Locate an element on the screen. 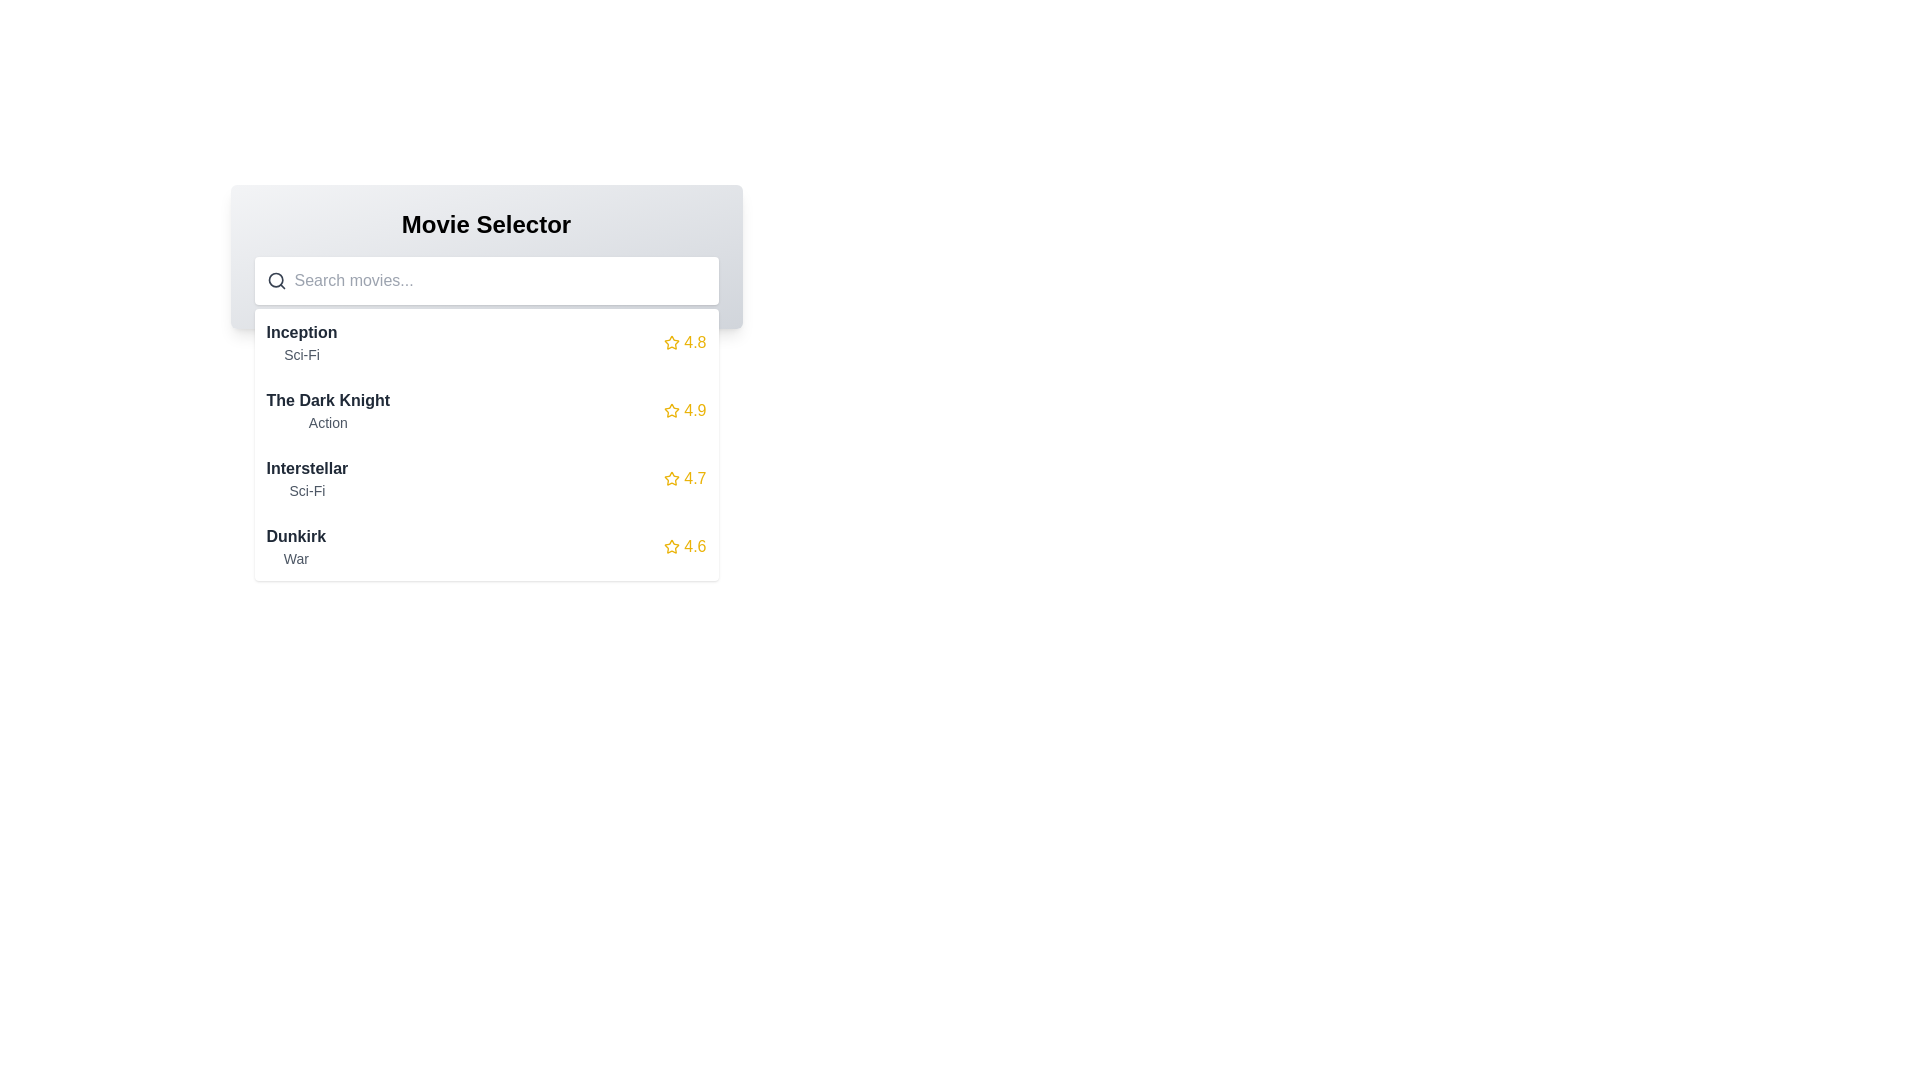 The height and width of the screenshot is (1080, 1920). numeric rating value '4.7' displayed in bold yellow font, located to the right of the movie title 'Interstellar' in the ratings column is located at coordinates (695, 478).